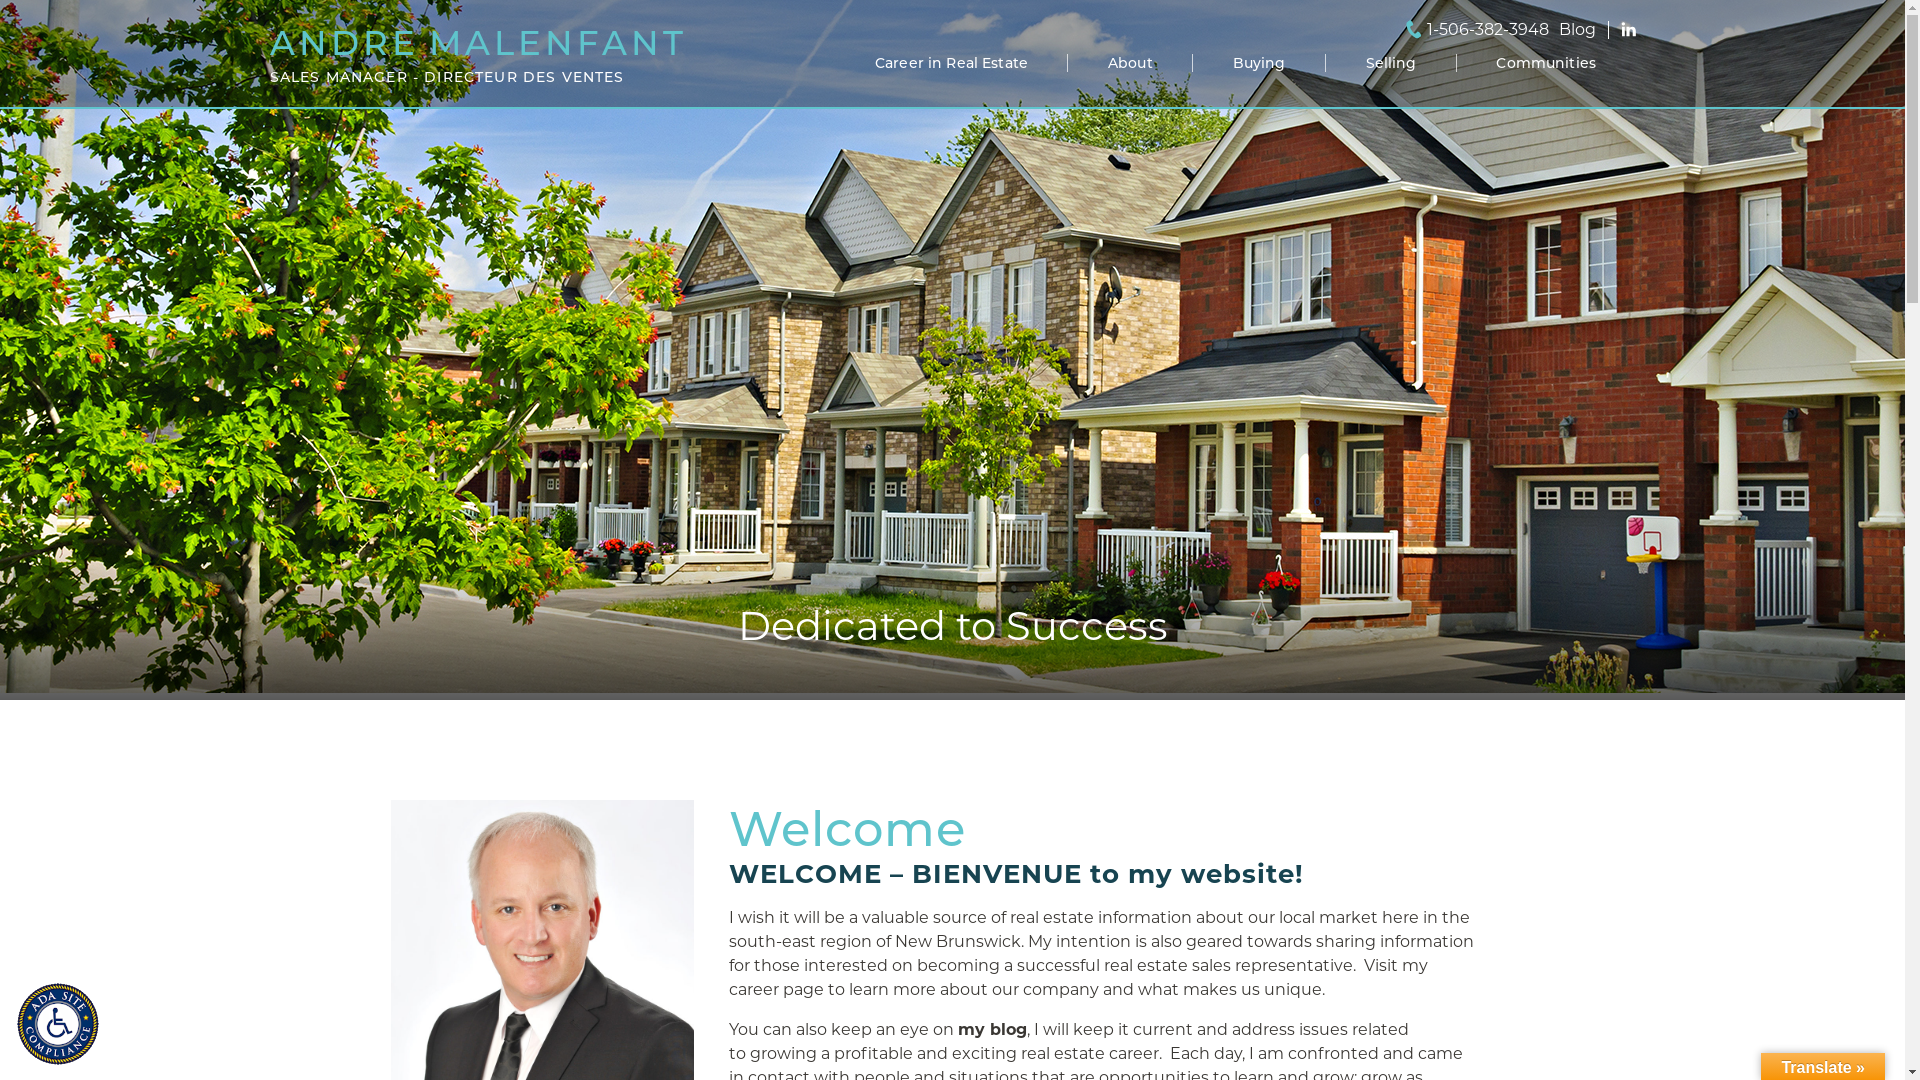 The width and height of the screenshot is (1920, 1080). I want to click on '1-506-382-3948', so click(1487, 30).